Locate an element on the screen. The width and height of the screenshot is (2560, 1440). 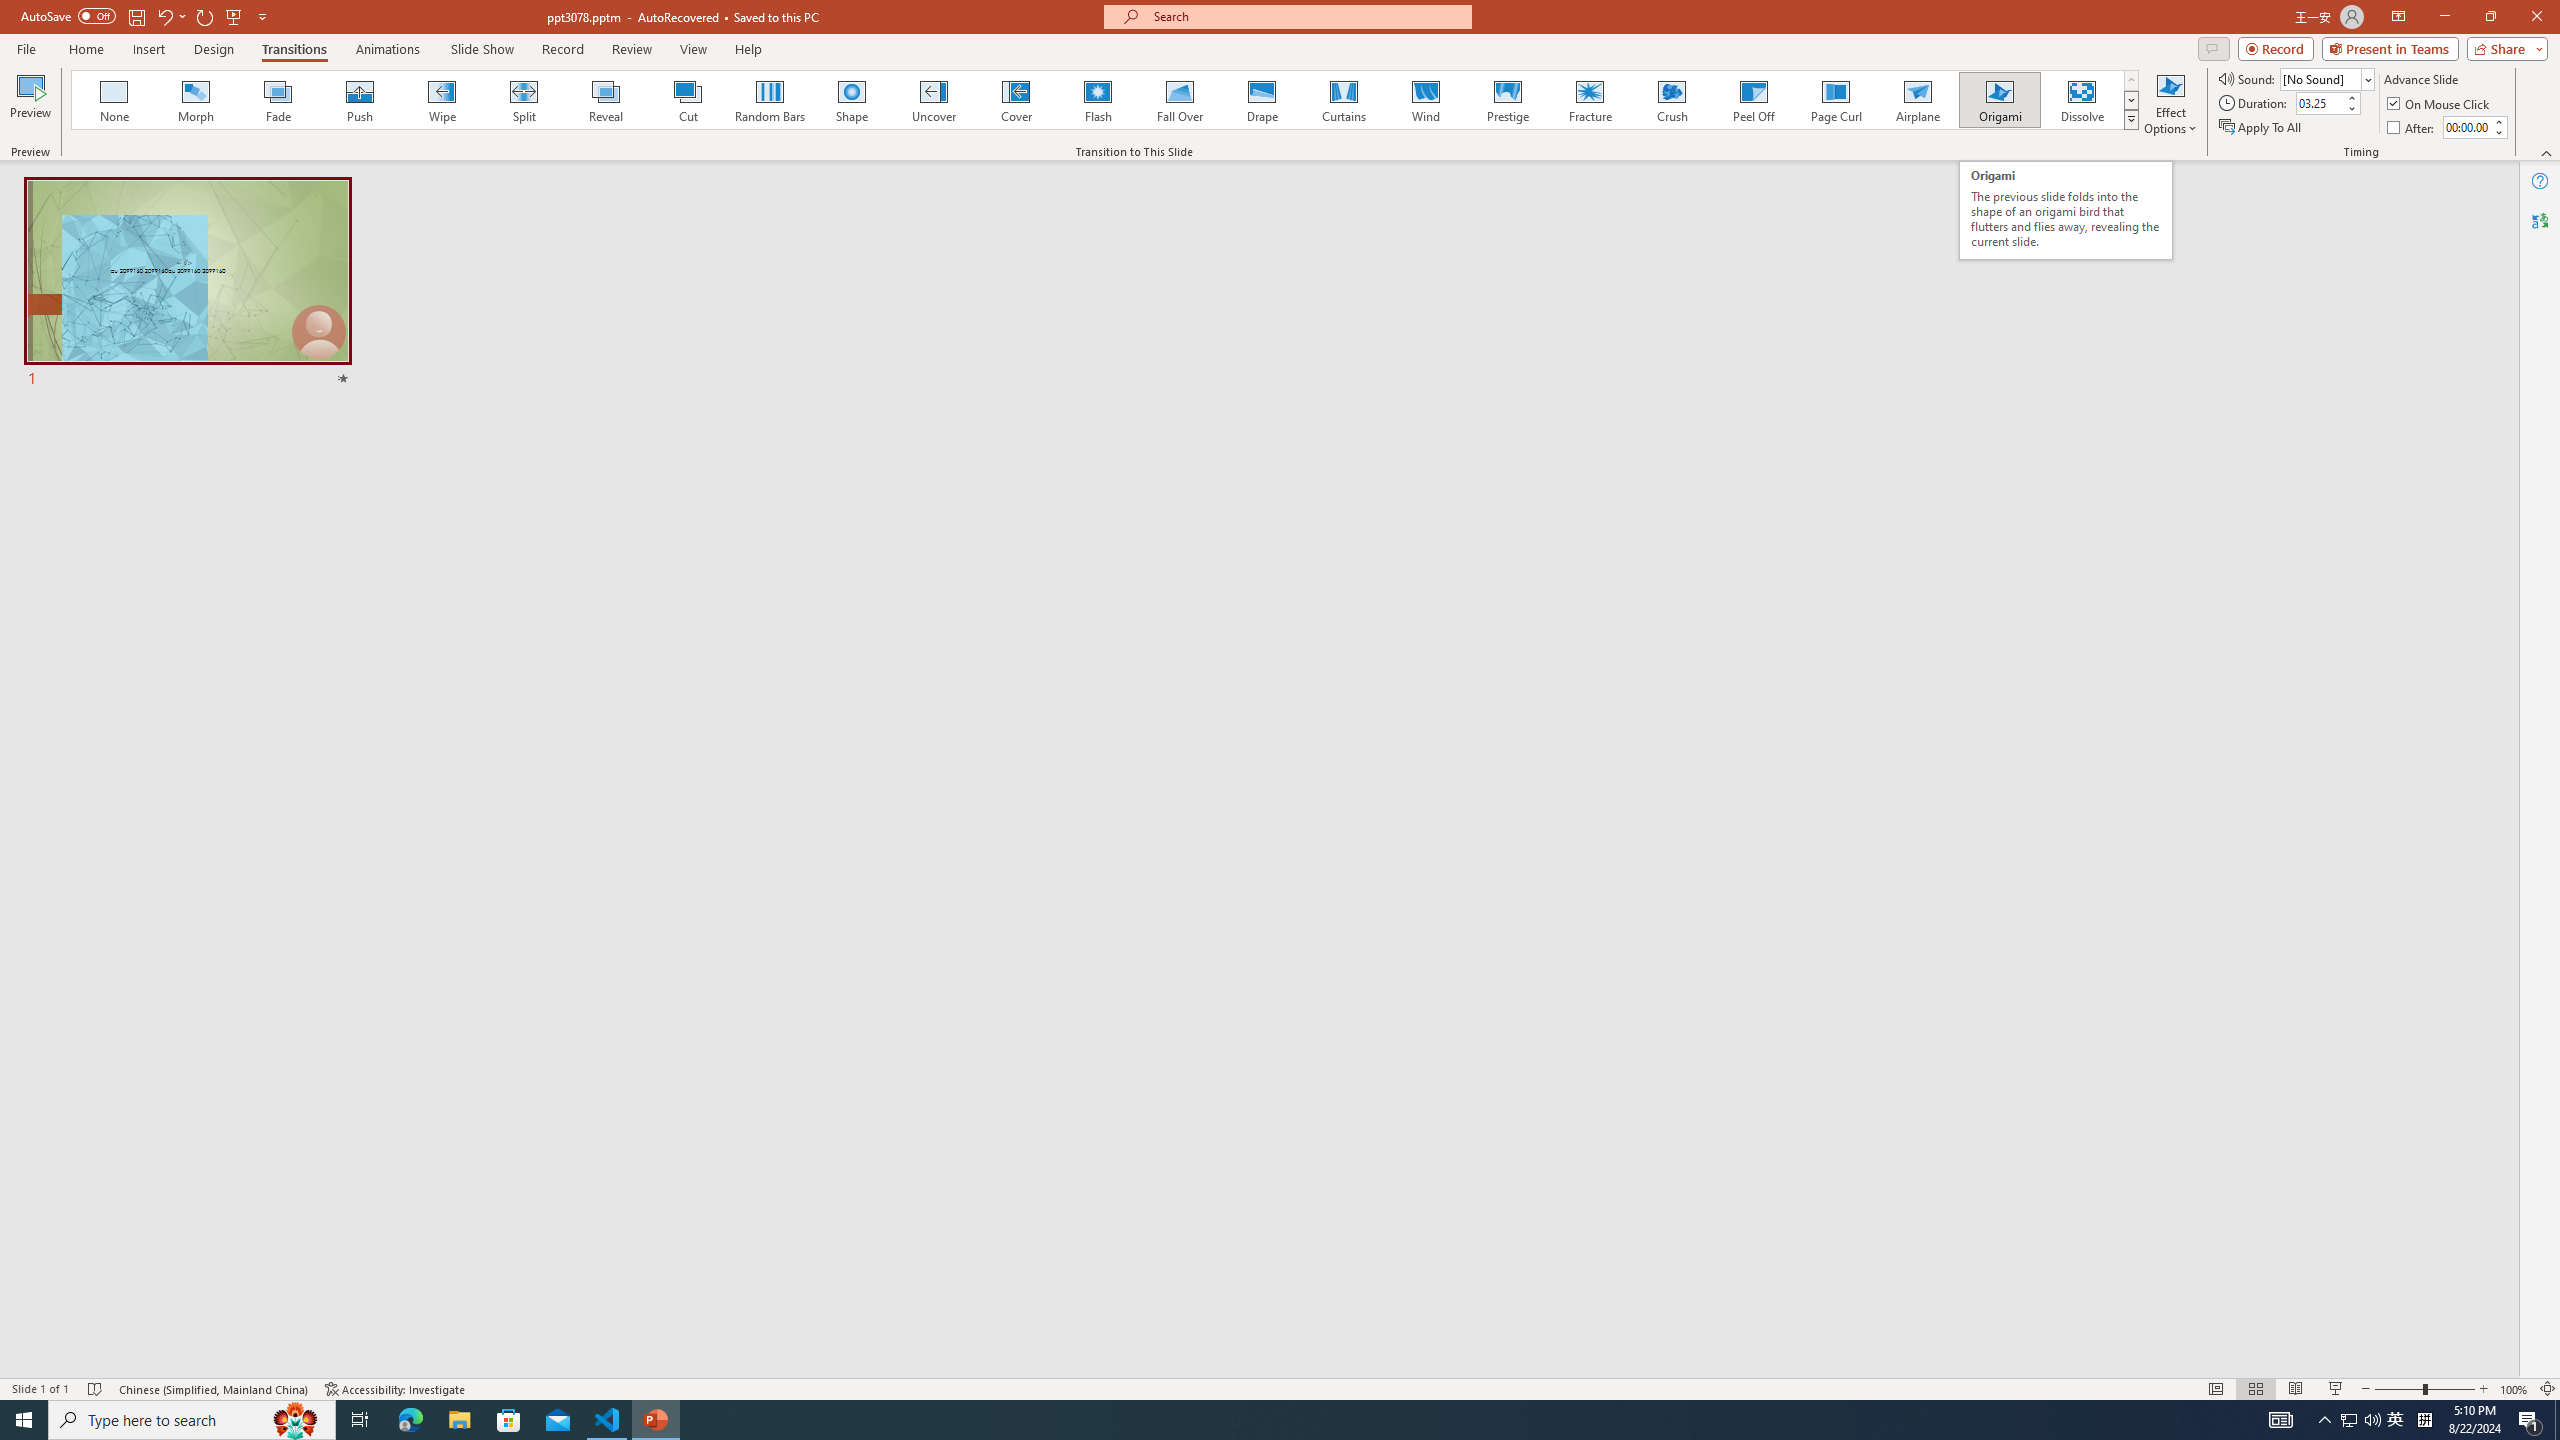
'Wipe' is located at coordinates (441, 99).